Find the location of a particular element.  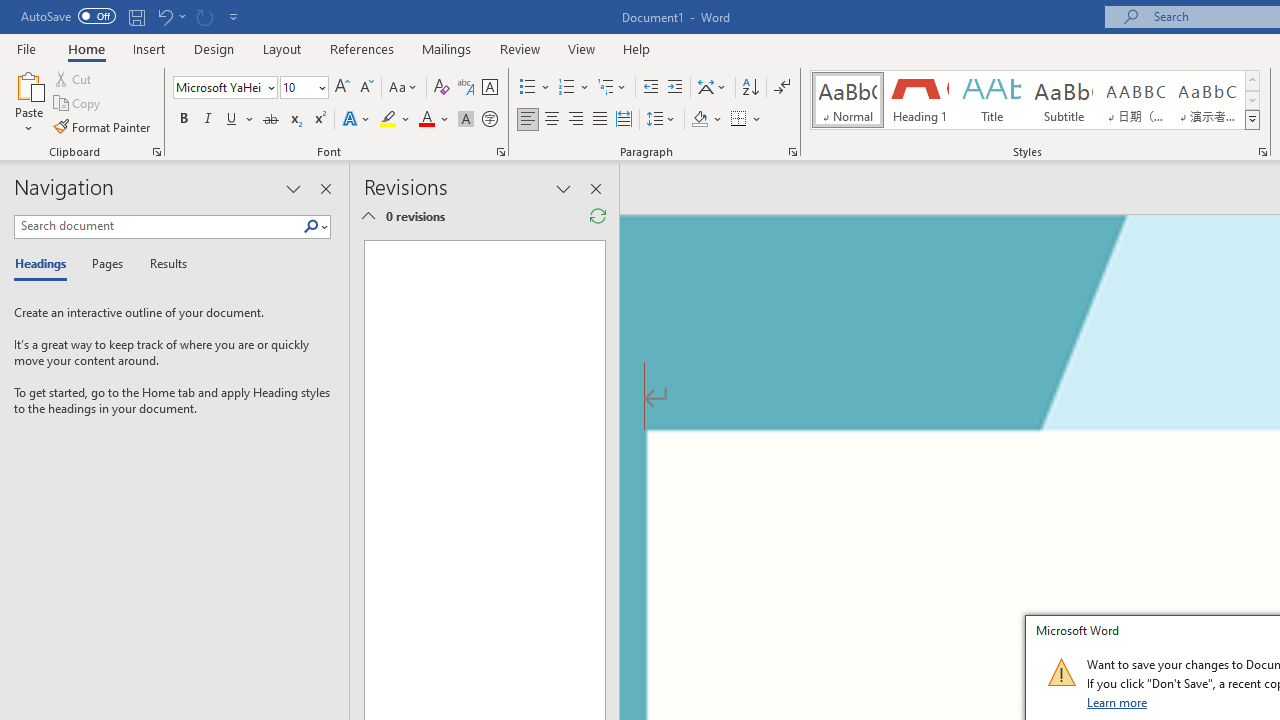

'Enclose Characters...' is located at coordinates (489, 119).